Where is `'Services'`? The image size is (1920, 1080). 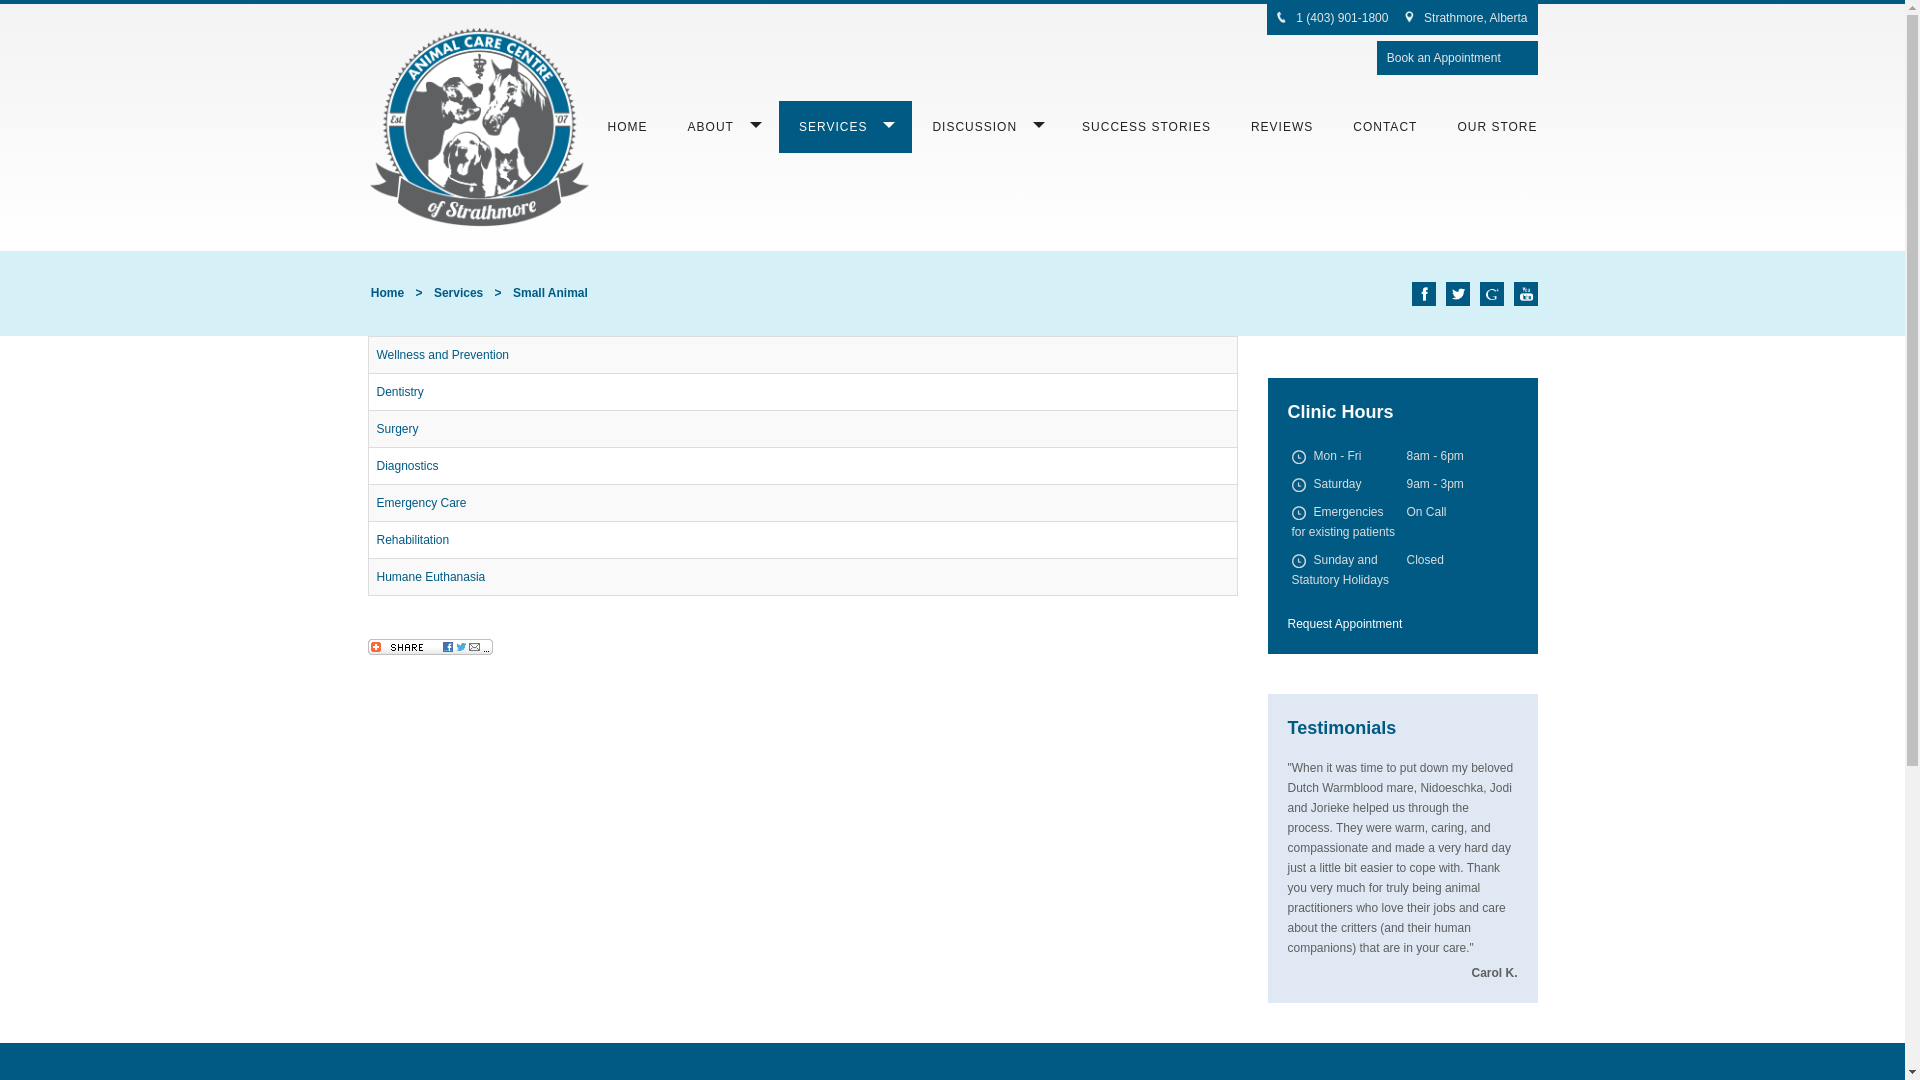 'Services' is located at coordinates (457, 293).